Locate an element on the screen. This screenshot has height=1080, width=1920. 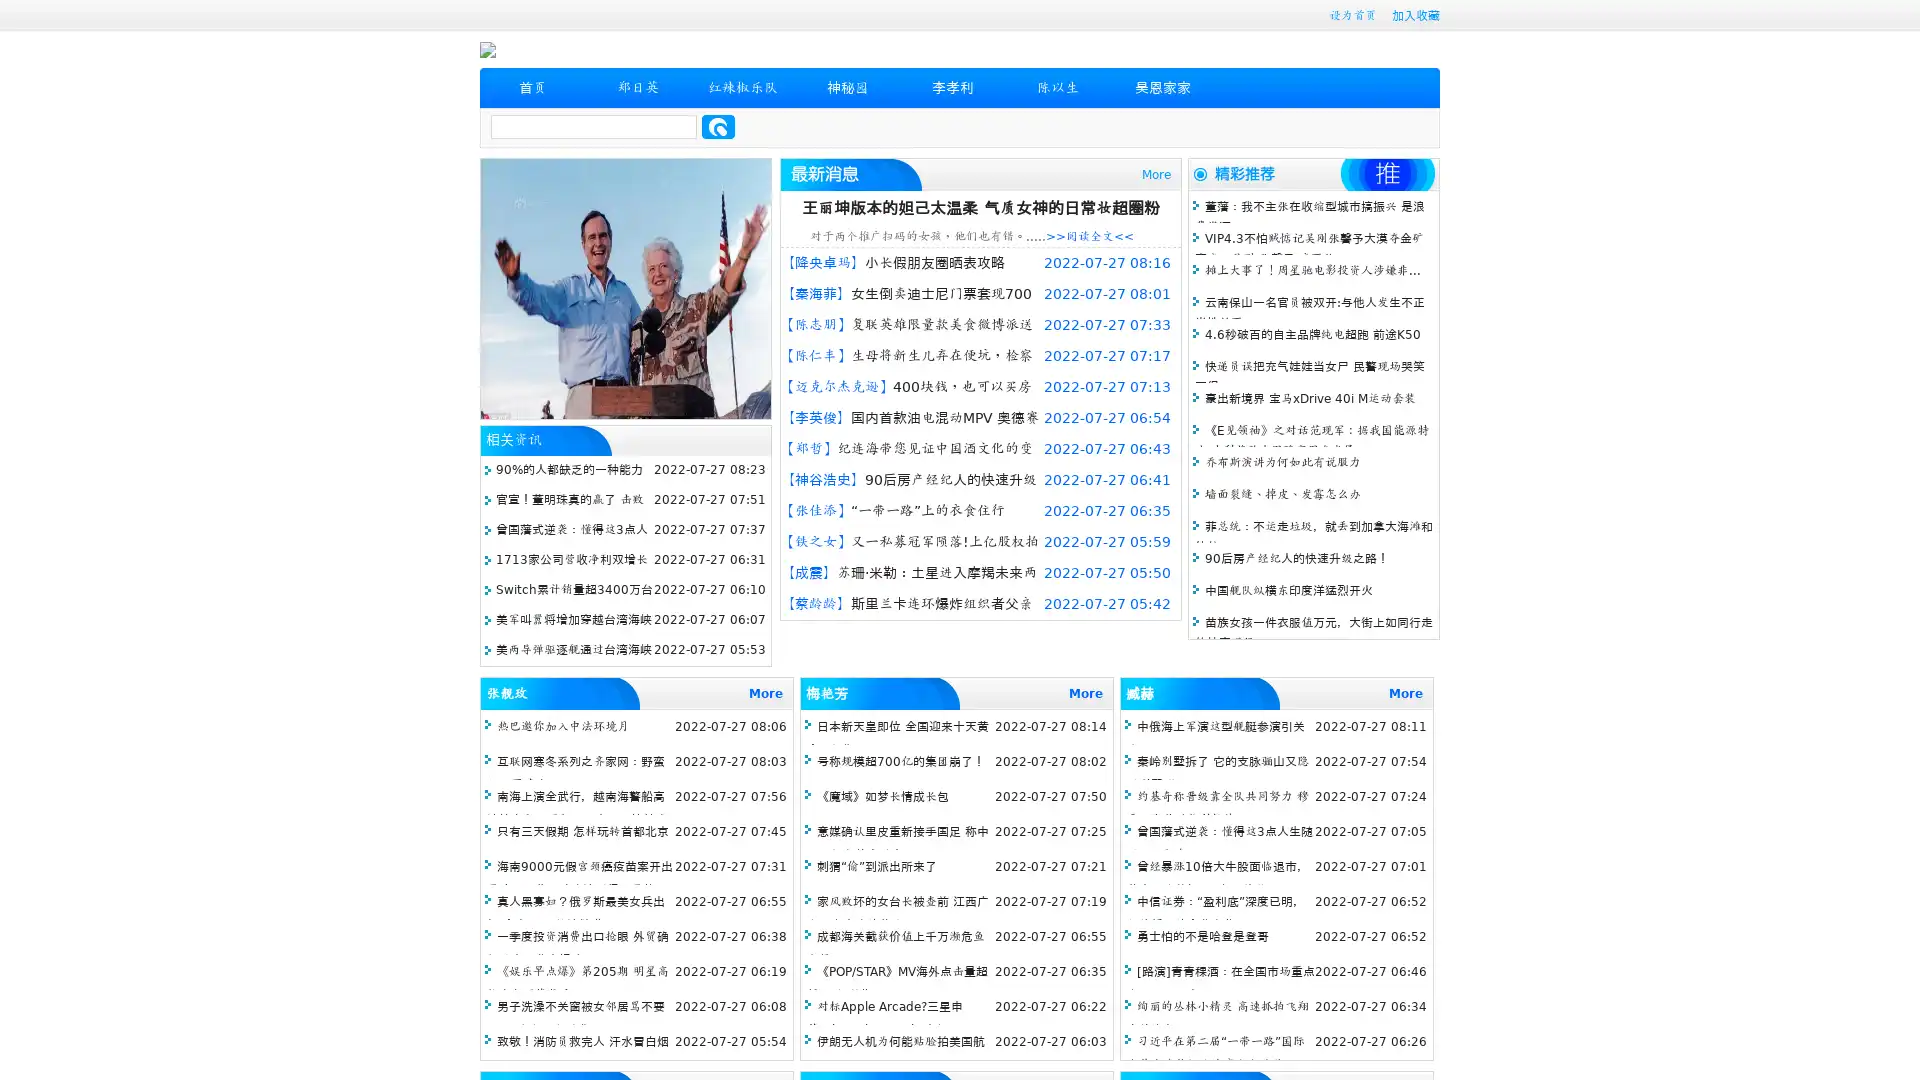
Search is located at coordinates (718, 127).